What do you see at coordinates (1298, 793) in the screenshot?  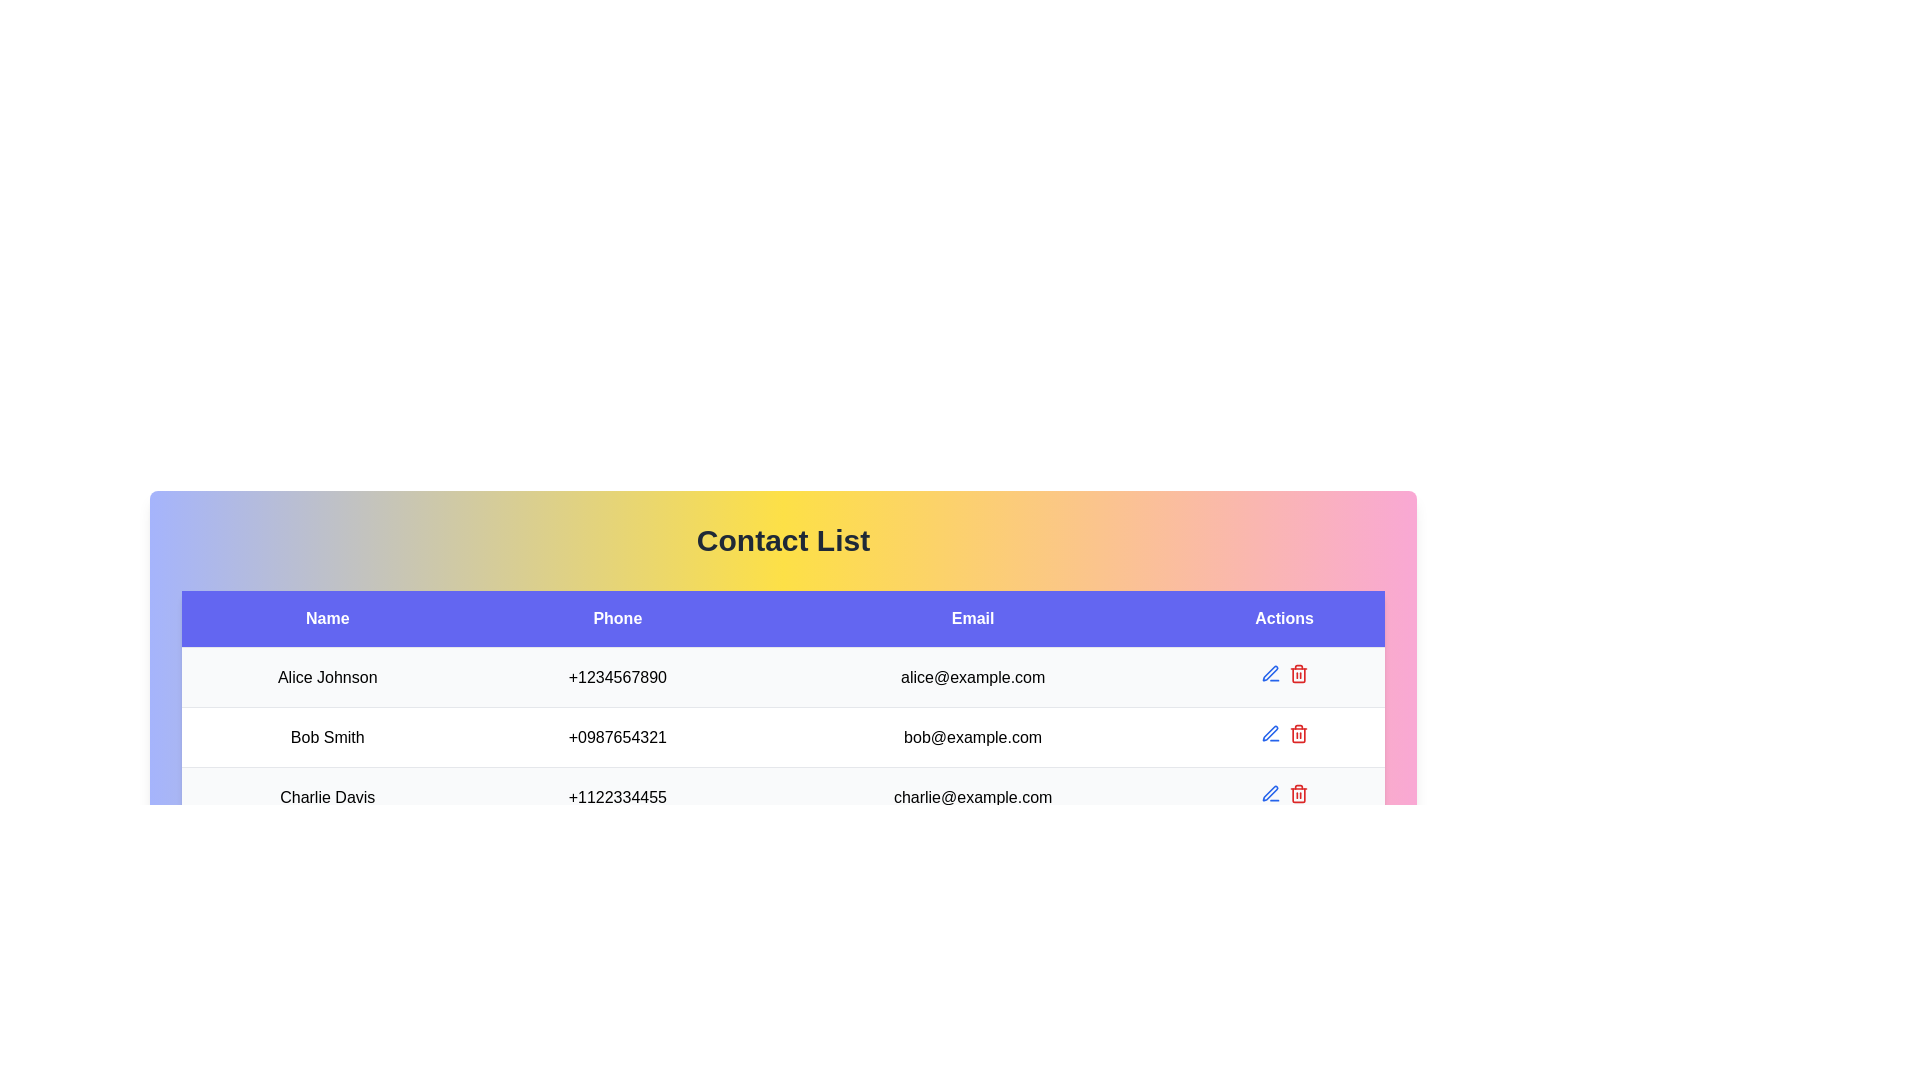 I see `the red trash bin icon in the 'Actions' column of the third row for the entry labeled 'Charlie Davis'` at bounding box center [1298, 793].